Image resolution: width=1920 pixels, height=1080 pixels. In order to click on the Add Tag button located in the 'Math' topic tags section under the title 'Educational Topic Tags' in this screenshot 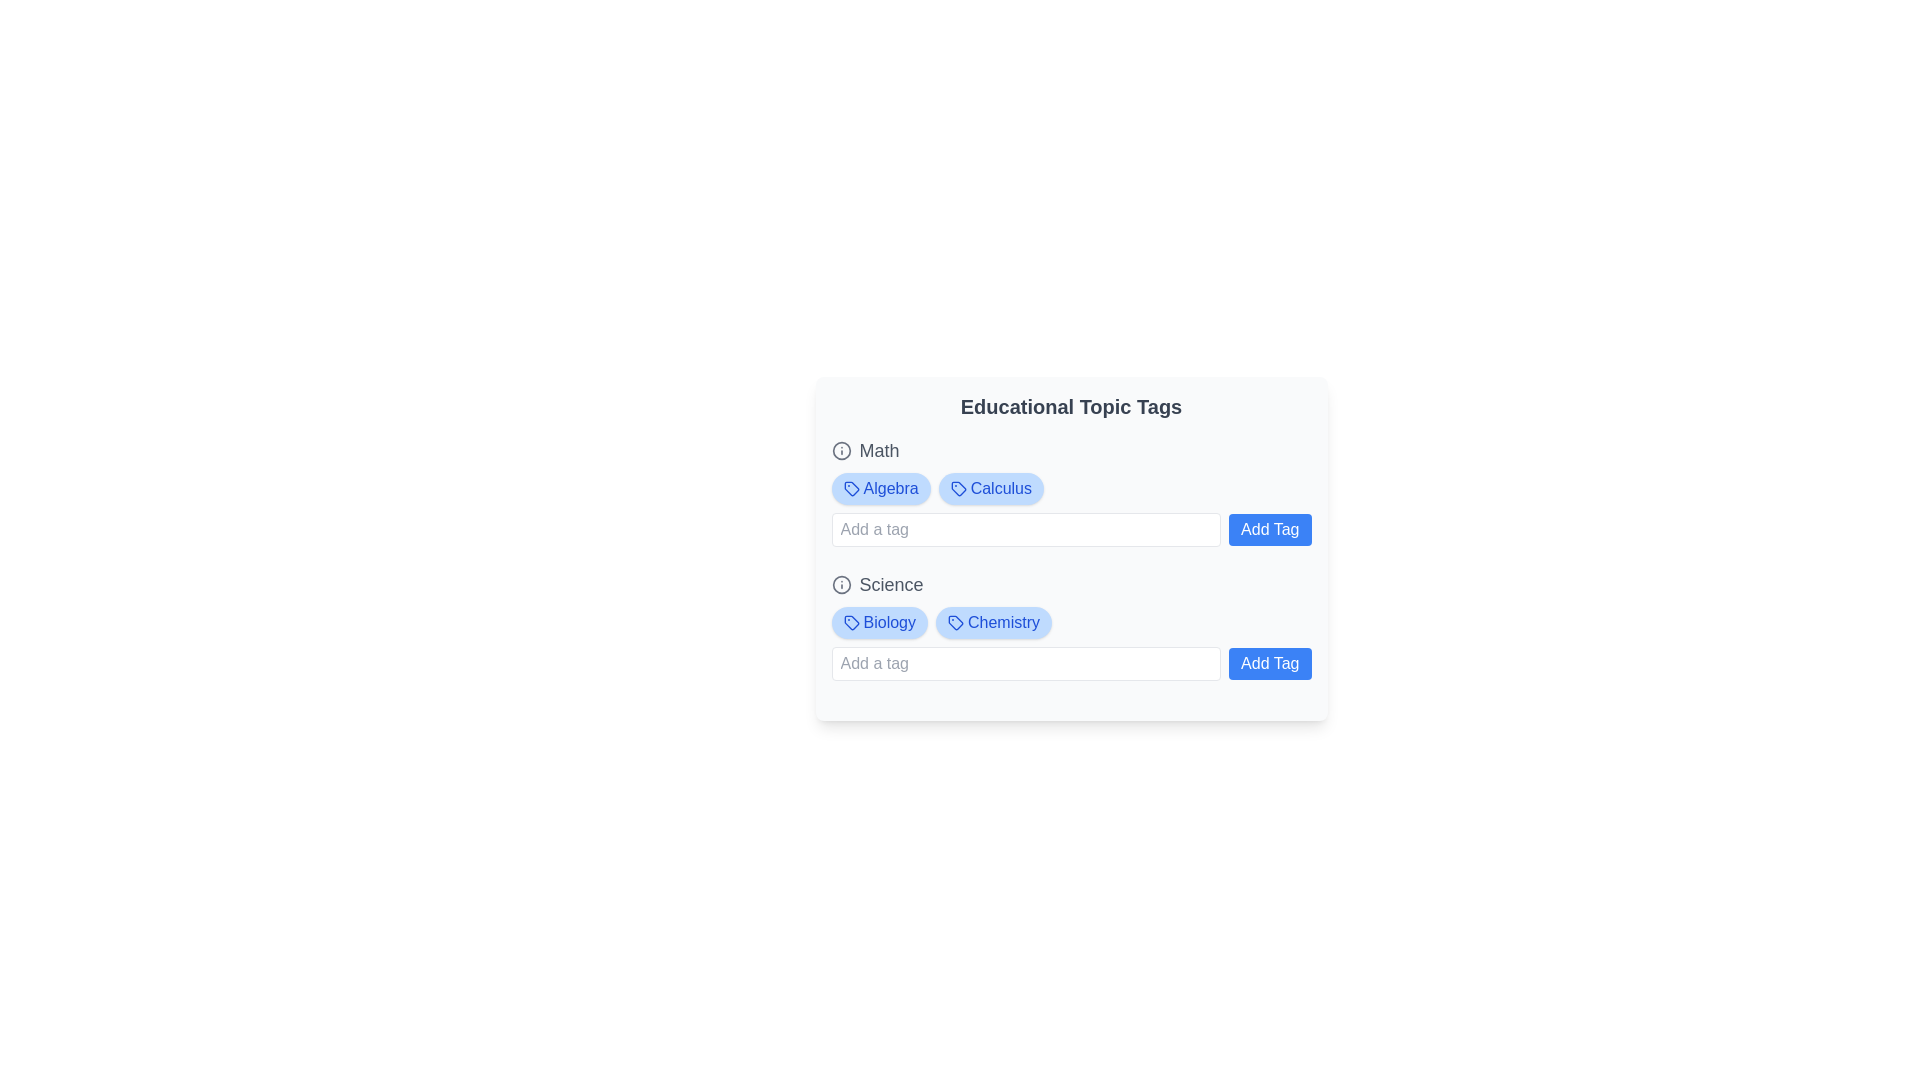, I will do `click(1070, 492)`.